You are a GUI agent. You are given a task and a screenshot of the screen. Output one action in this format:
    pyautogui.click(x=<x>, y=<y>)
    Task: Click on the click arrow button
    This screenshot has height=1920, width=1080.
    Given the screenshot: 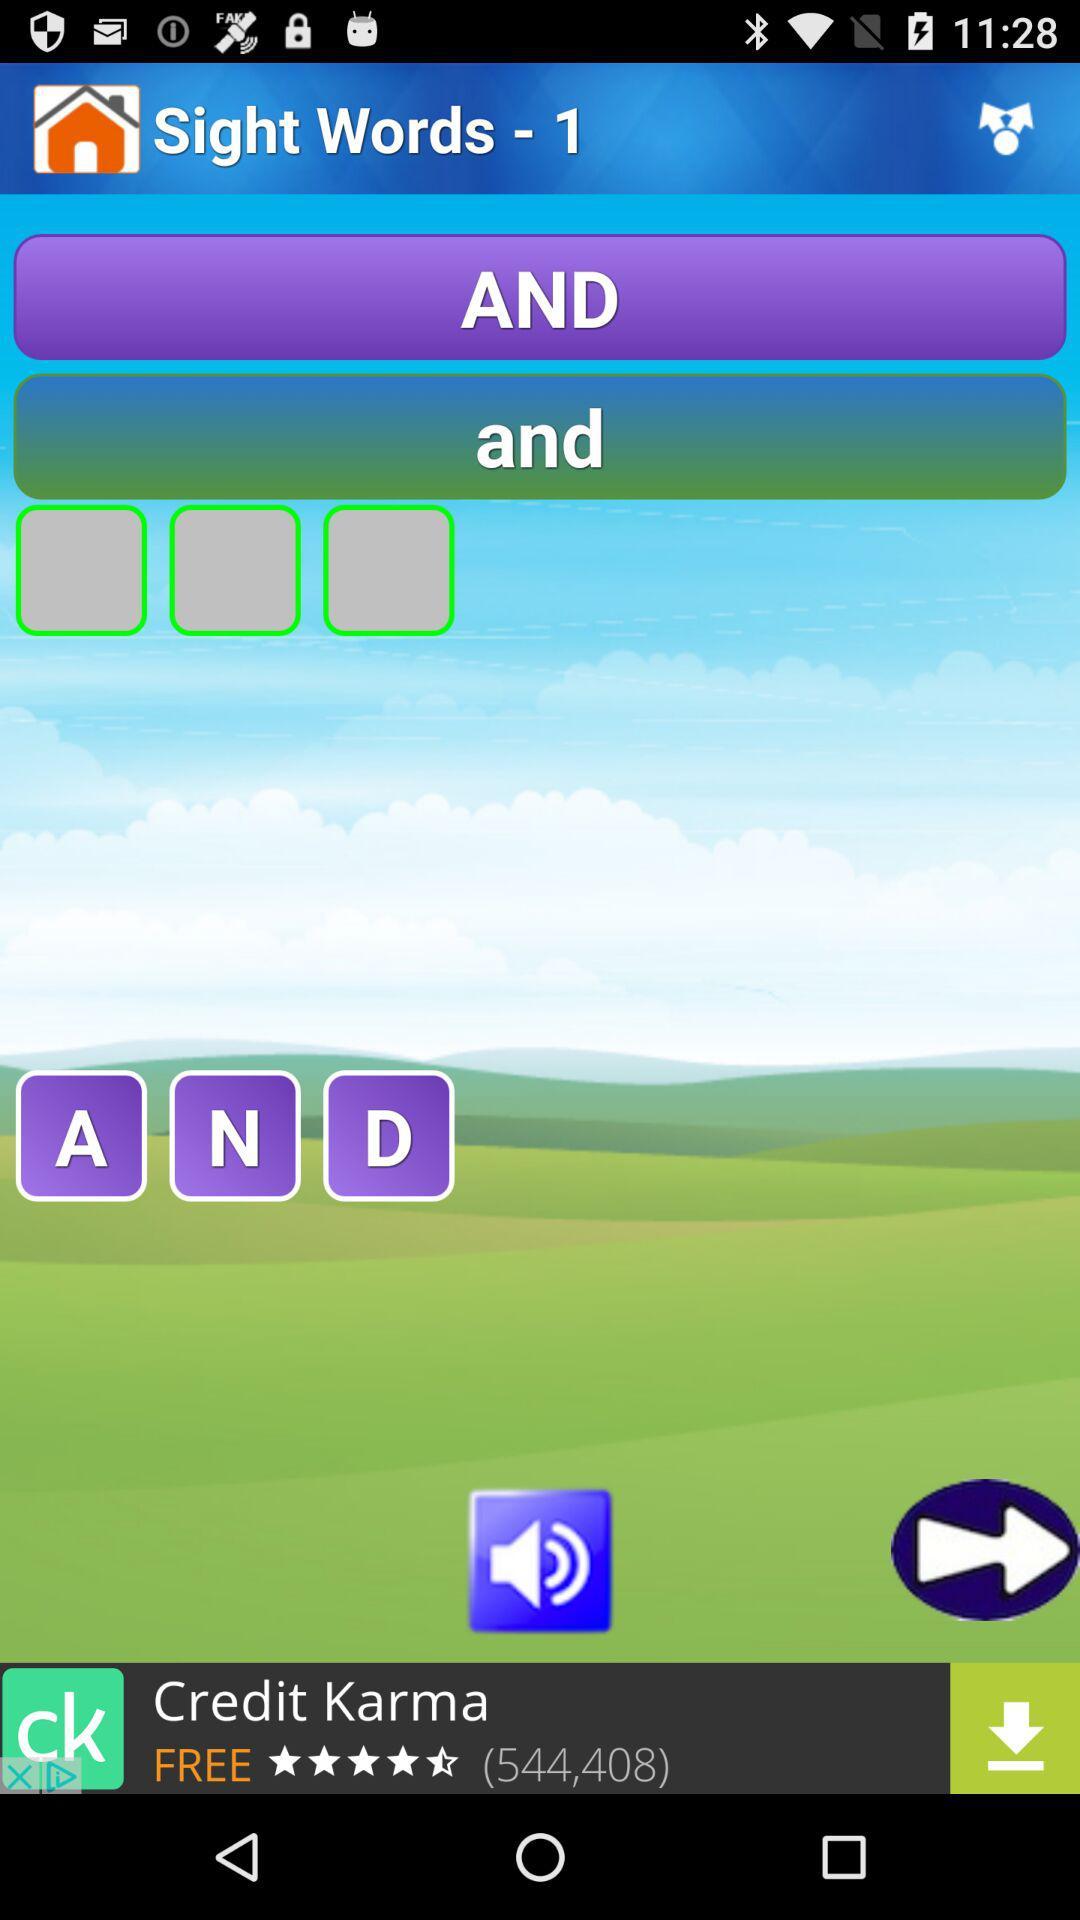 What is the action you would take?
    pyautogui.click(x=984, y=1548)
    